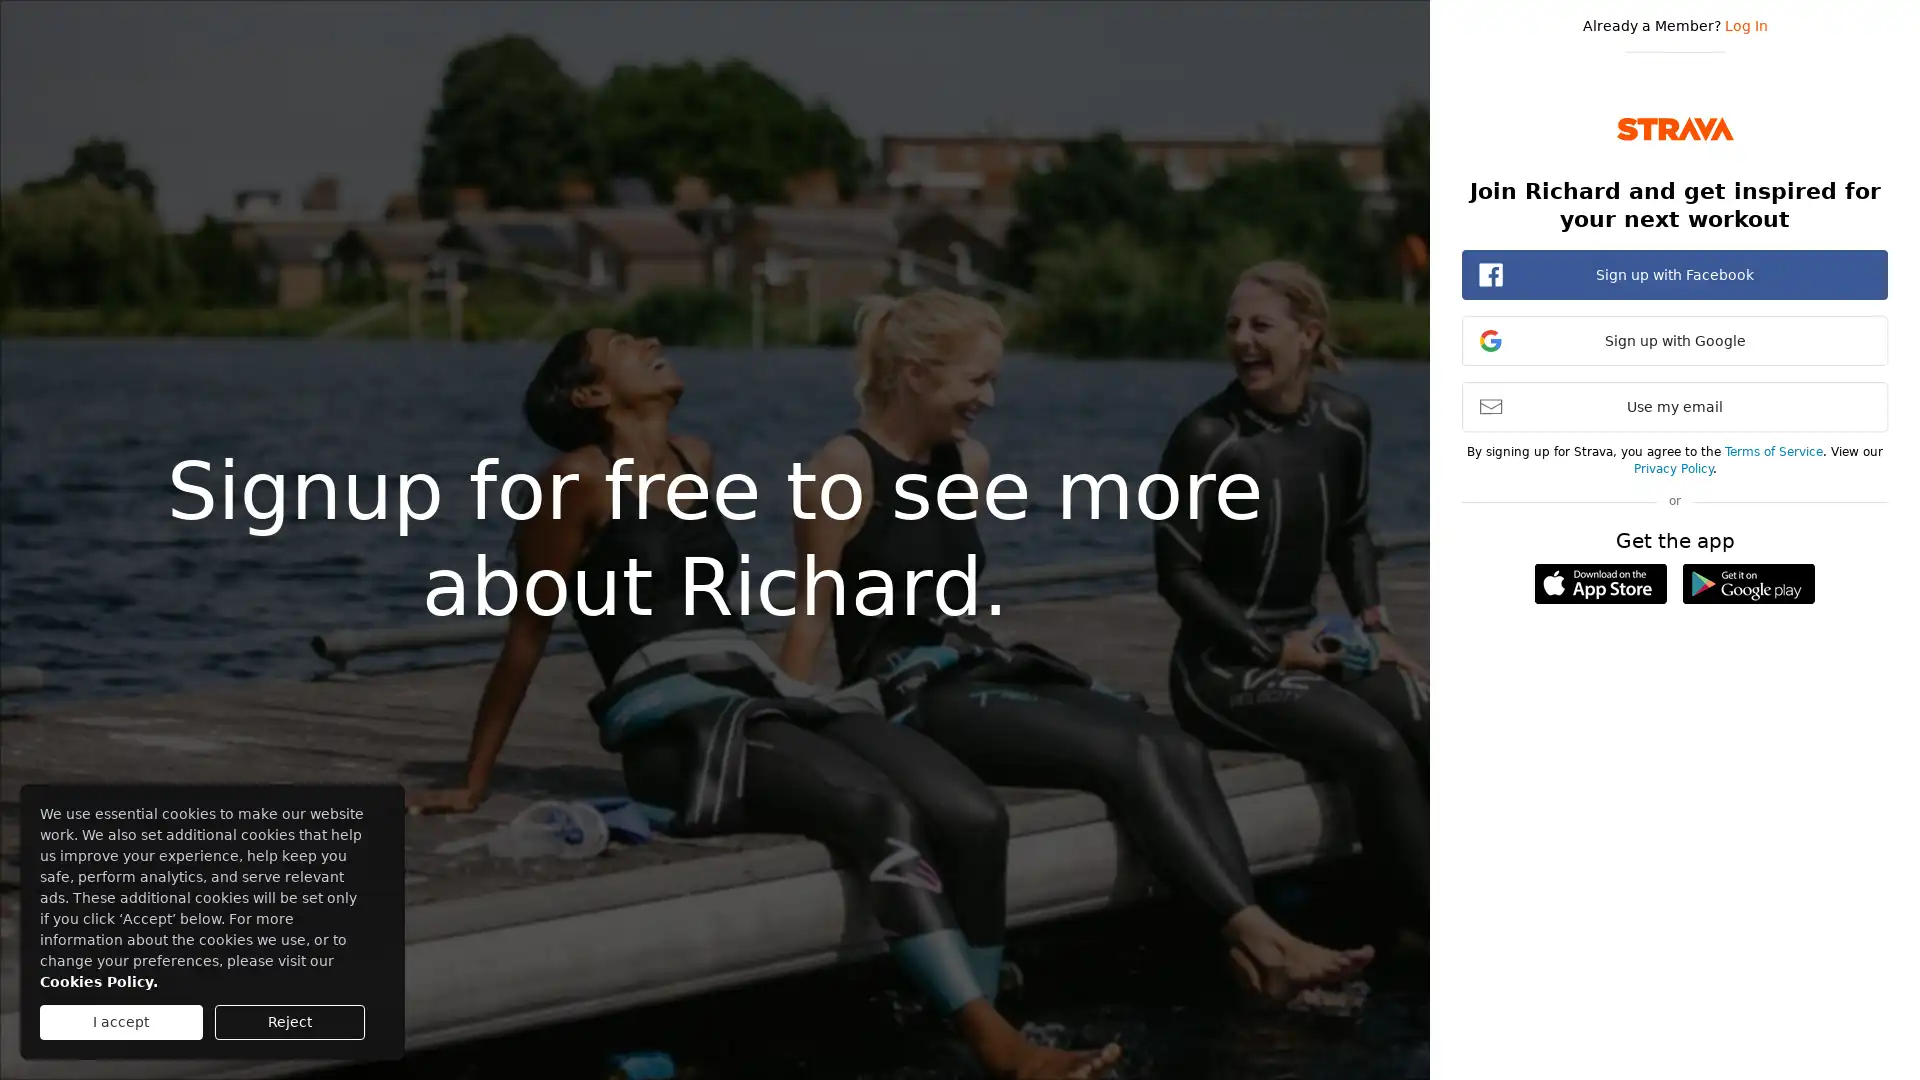  Describe the element at coordinates (288, 1022) in the screenshot. I see `Reject` at that location.